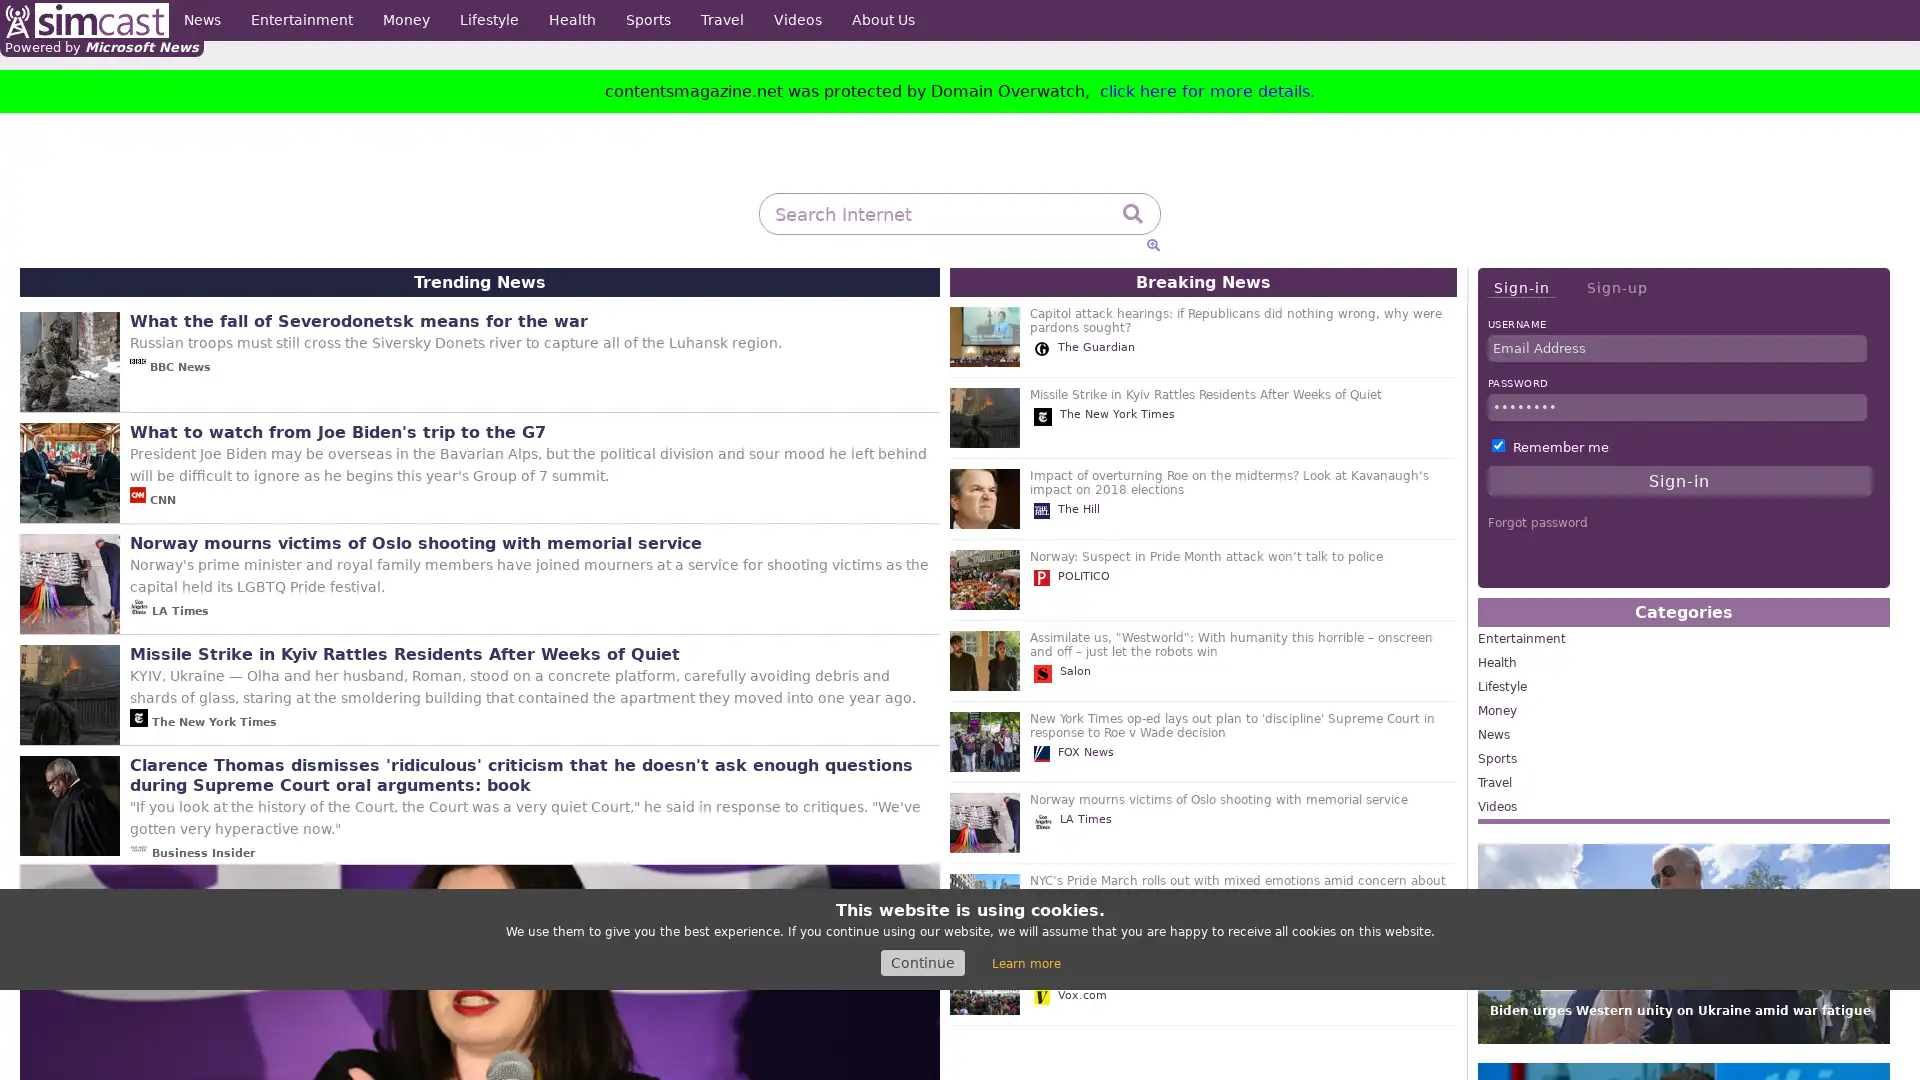 This screenshot has width=1920, height=1080. What do you see at coordinates (921, 962) in the screenshot?
I see `Continue` at bounding box center [921, 962].